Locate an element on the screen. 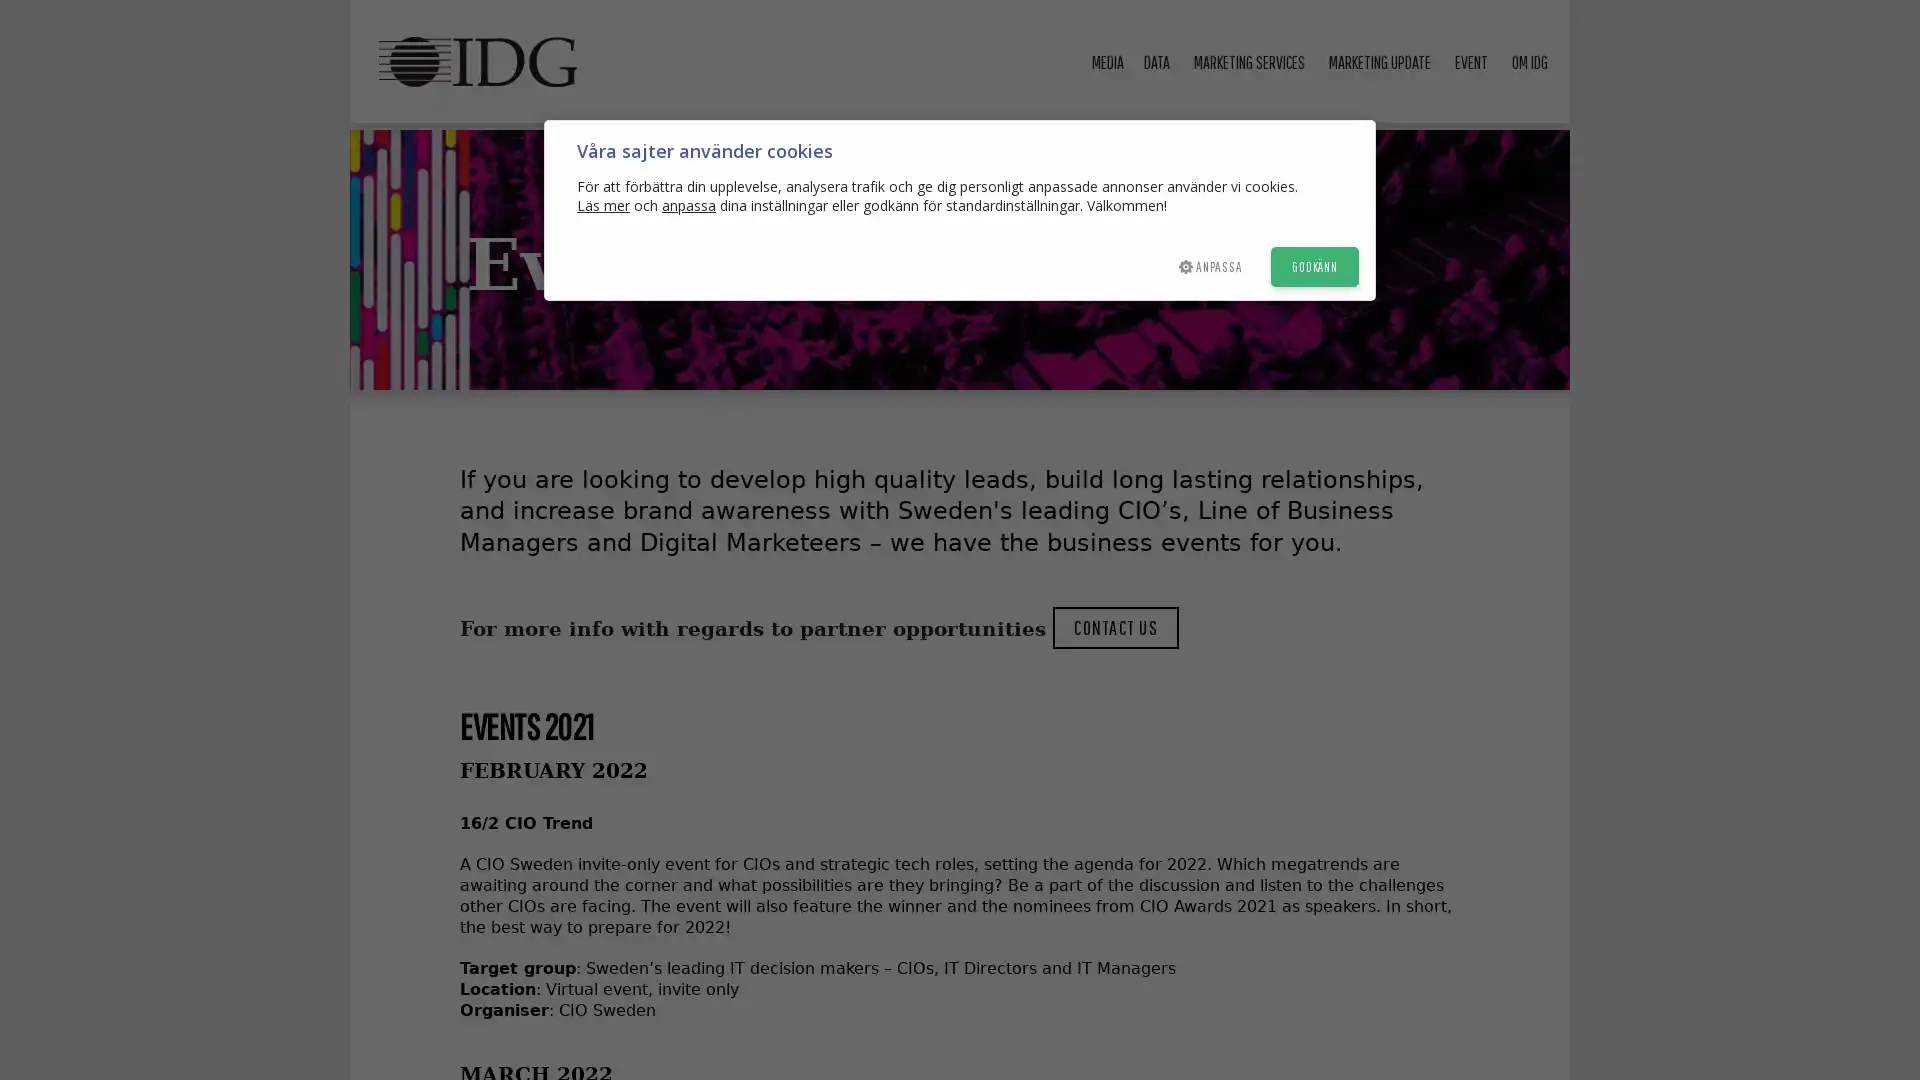 The image size is (1920, 1080). INSTALLNINGAR:ANPASSA is located at coordinates (1208, 265).